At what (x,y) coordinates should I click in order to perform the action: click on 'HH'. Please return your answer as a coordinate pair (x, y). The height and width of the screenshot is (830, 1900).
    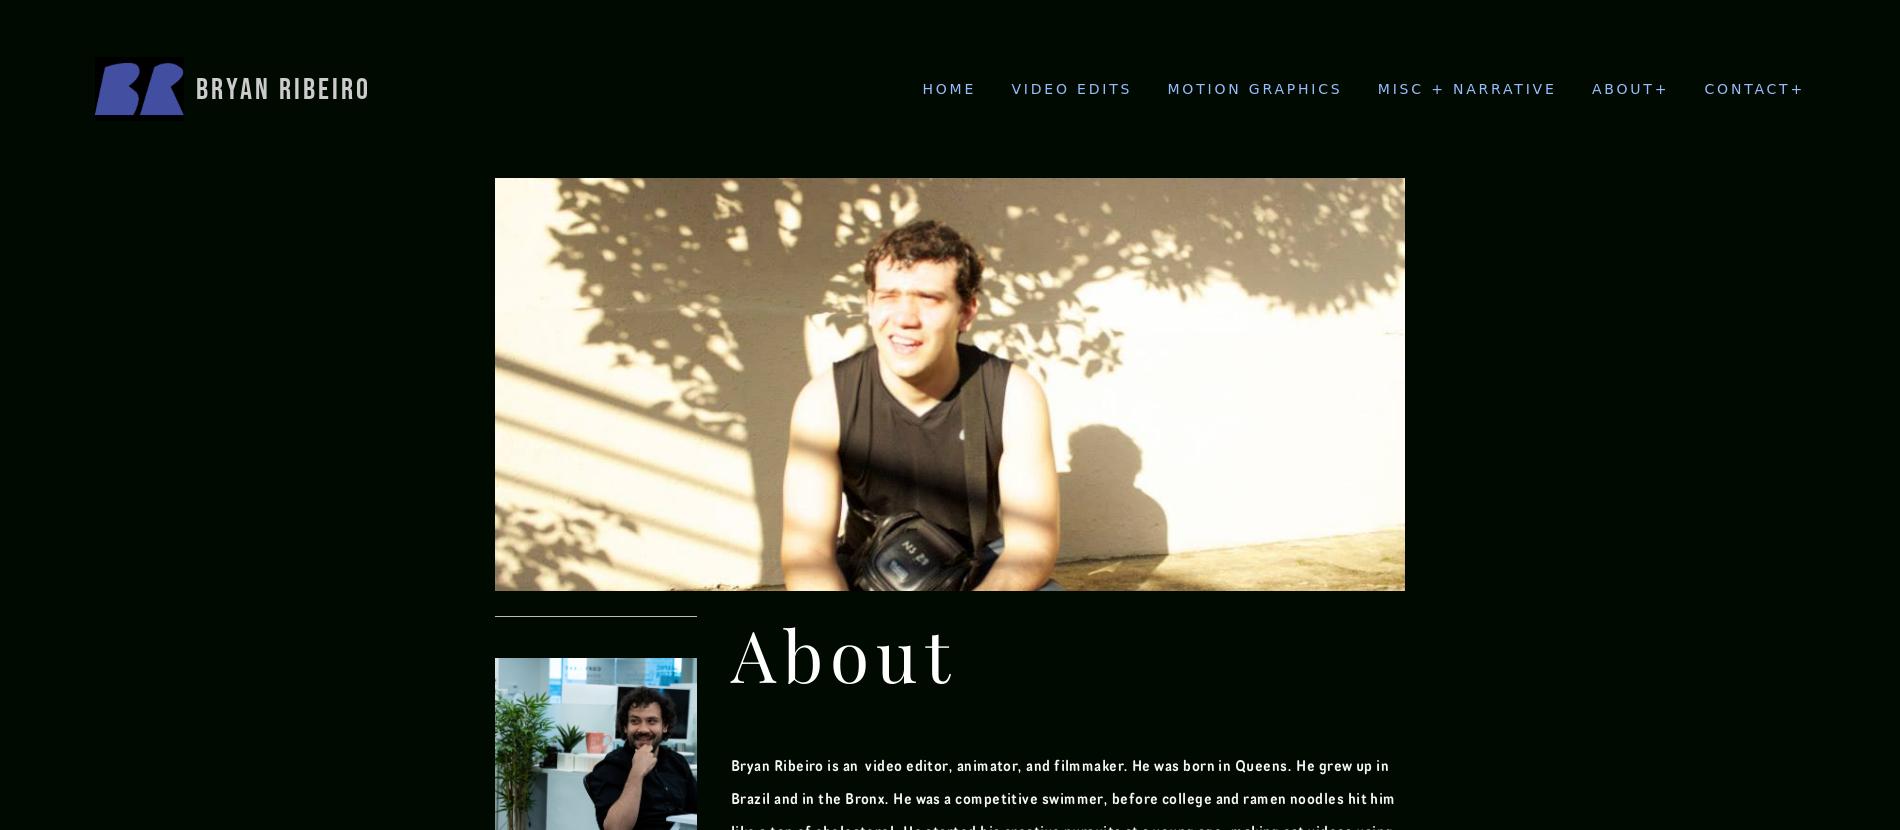
    Looking at the image, I should click on (1389, 145).